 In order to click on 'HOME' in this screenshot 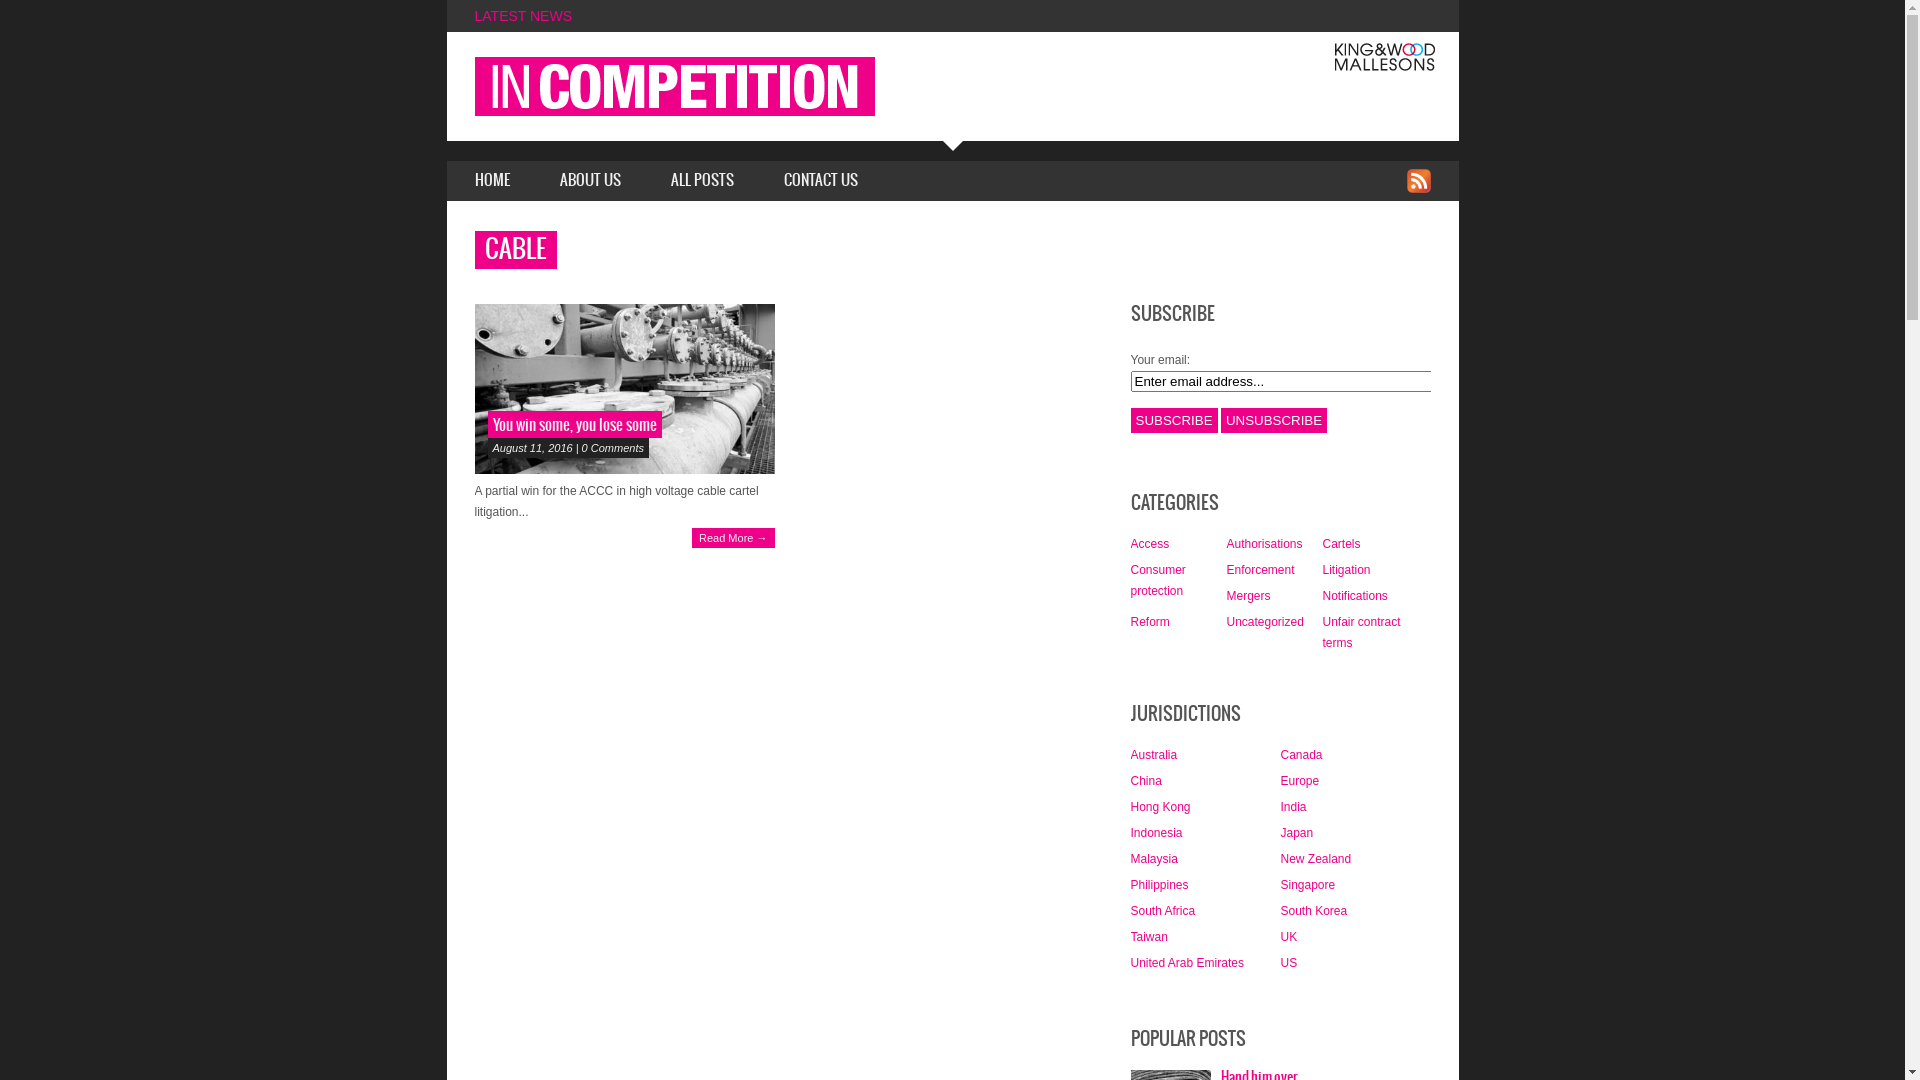, I will do `click(491, 181)`.